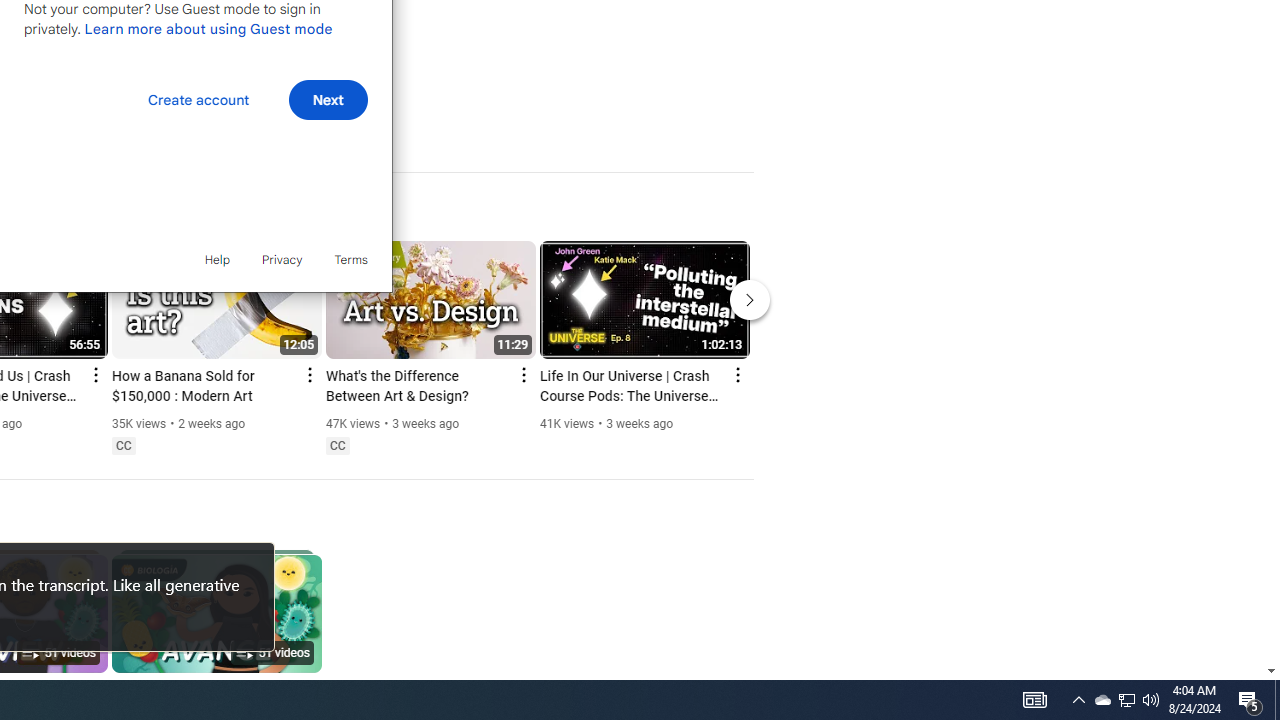  Describe the element at coordinates (1276, 698) in the screenshot. I see `'Show desktop'` at that location.